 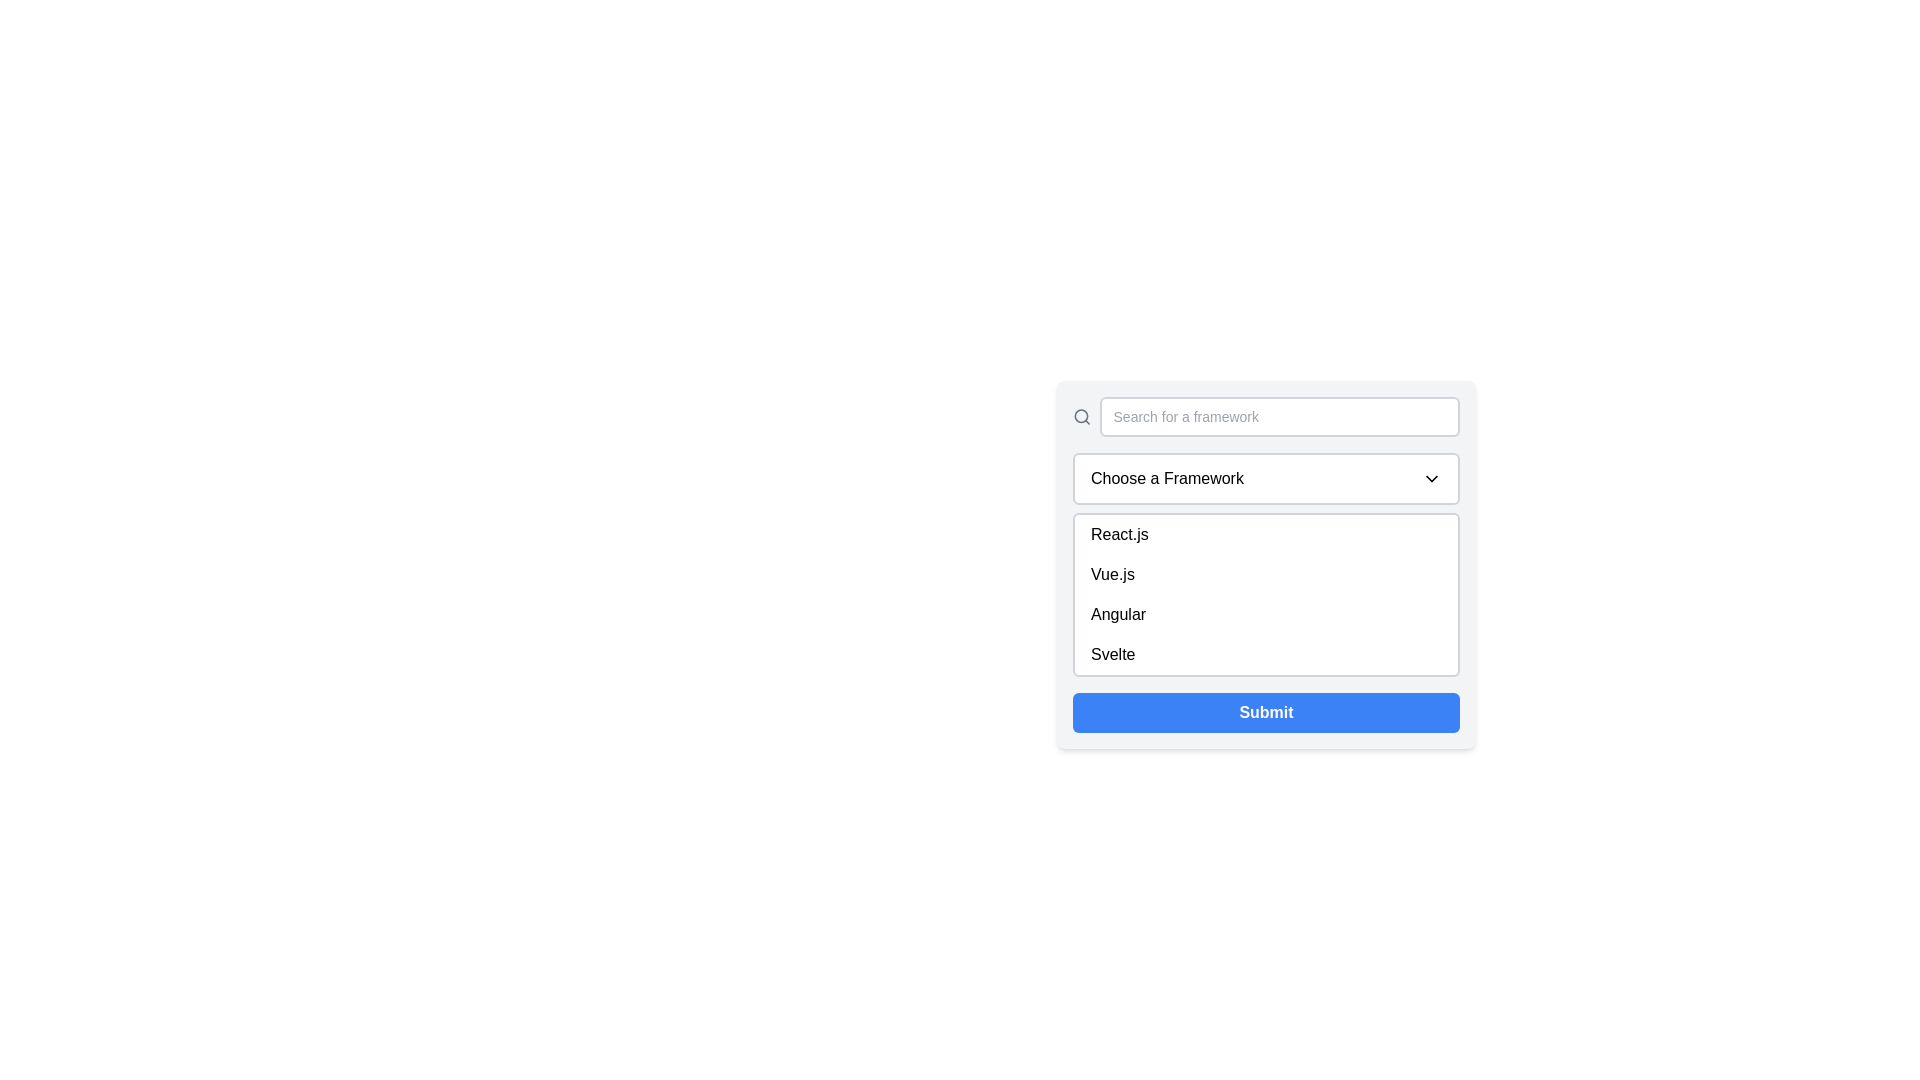 I want to click on the 'Svelte' option in the dropdown menu, which is the last option following 'Angular' in the 'Choose a Framework' list, so click(x=1112, y=655).